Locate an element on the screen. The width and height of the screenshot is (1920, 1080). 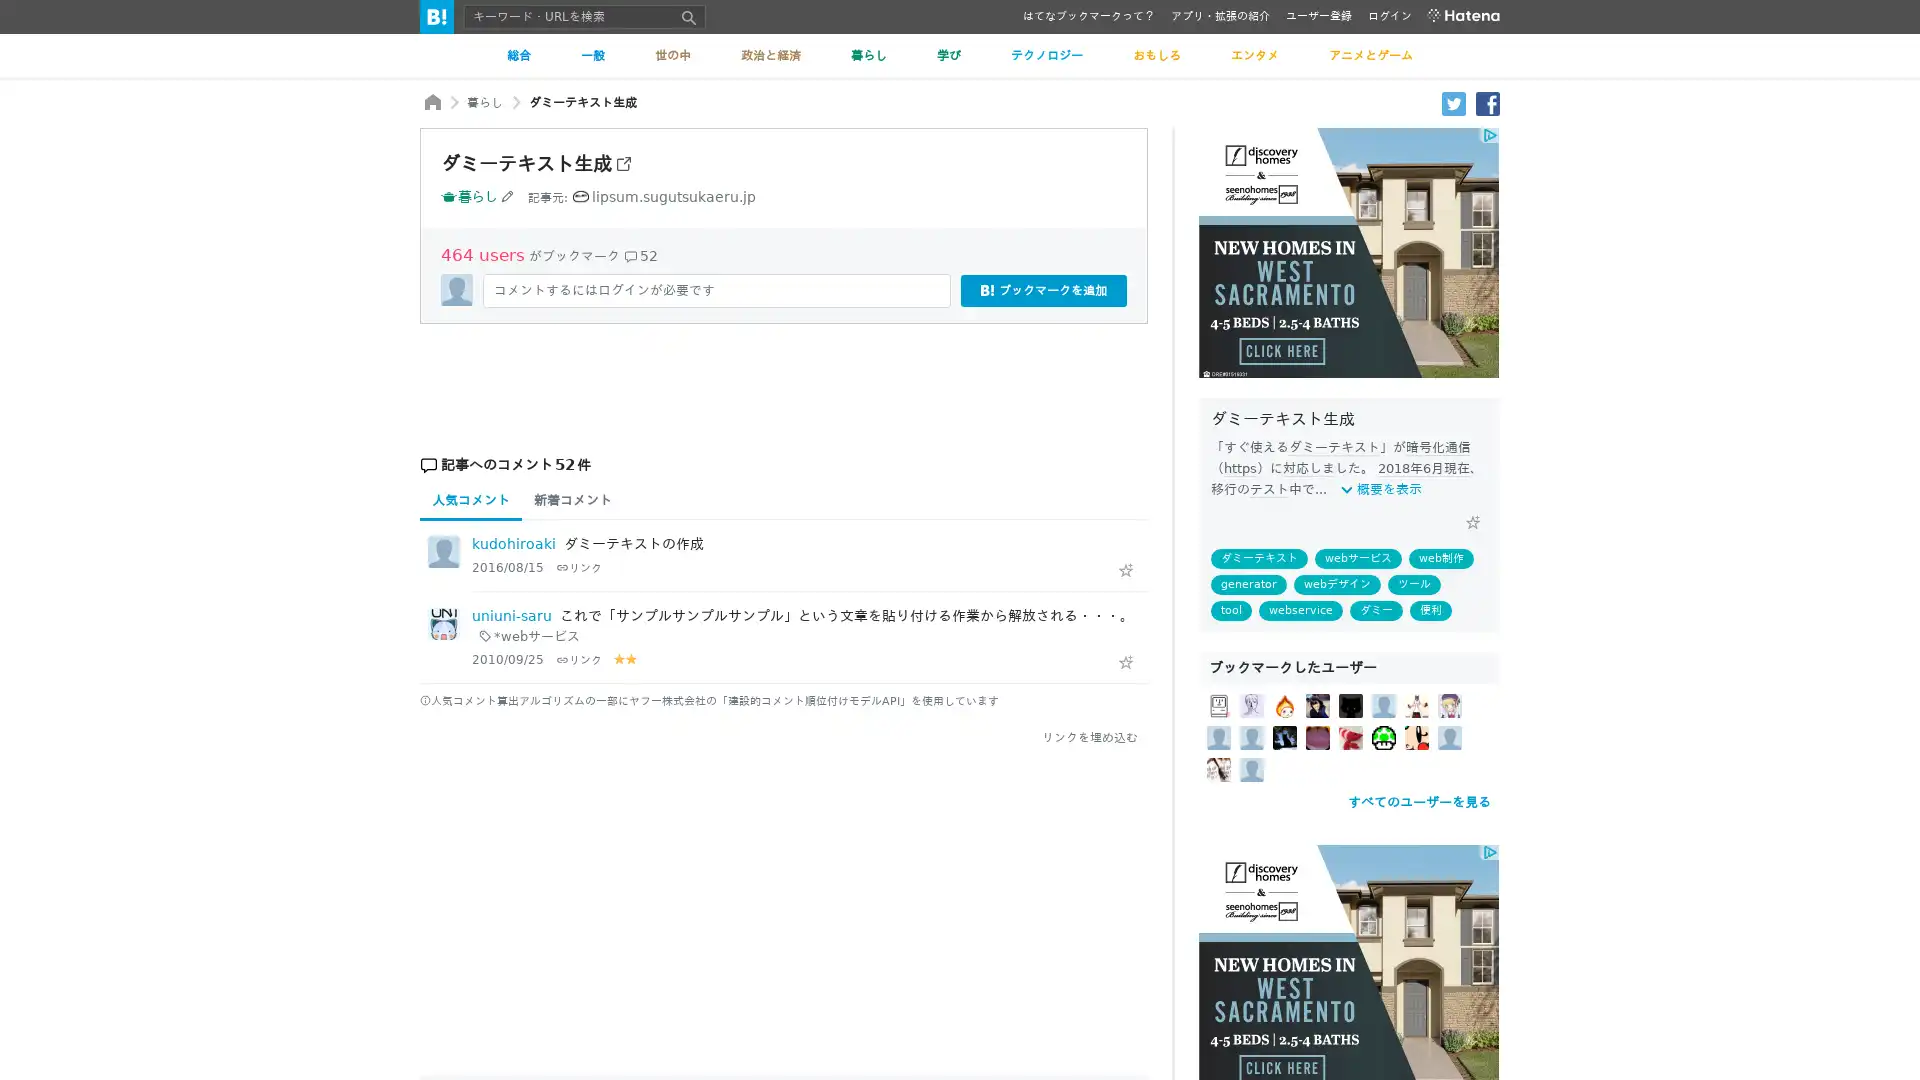
Add Star is located at coordinates (1126, 662).